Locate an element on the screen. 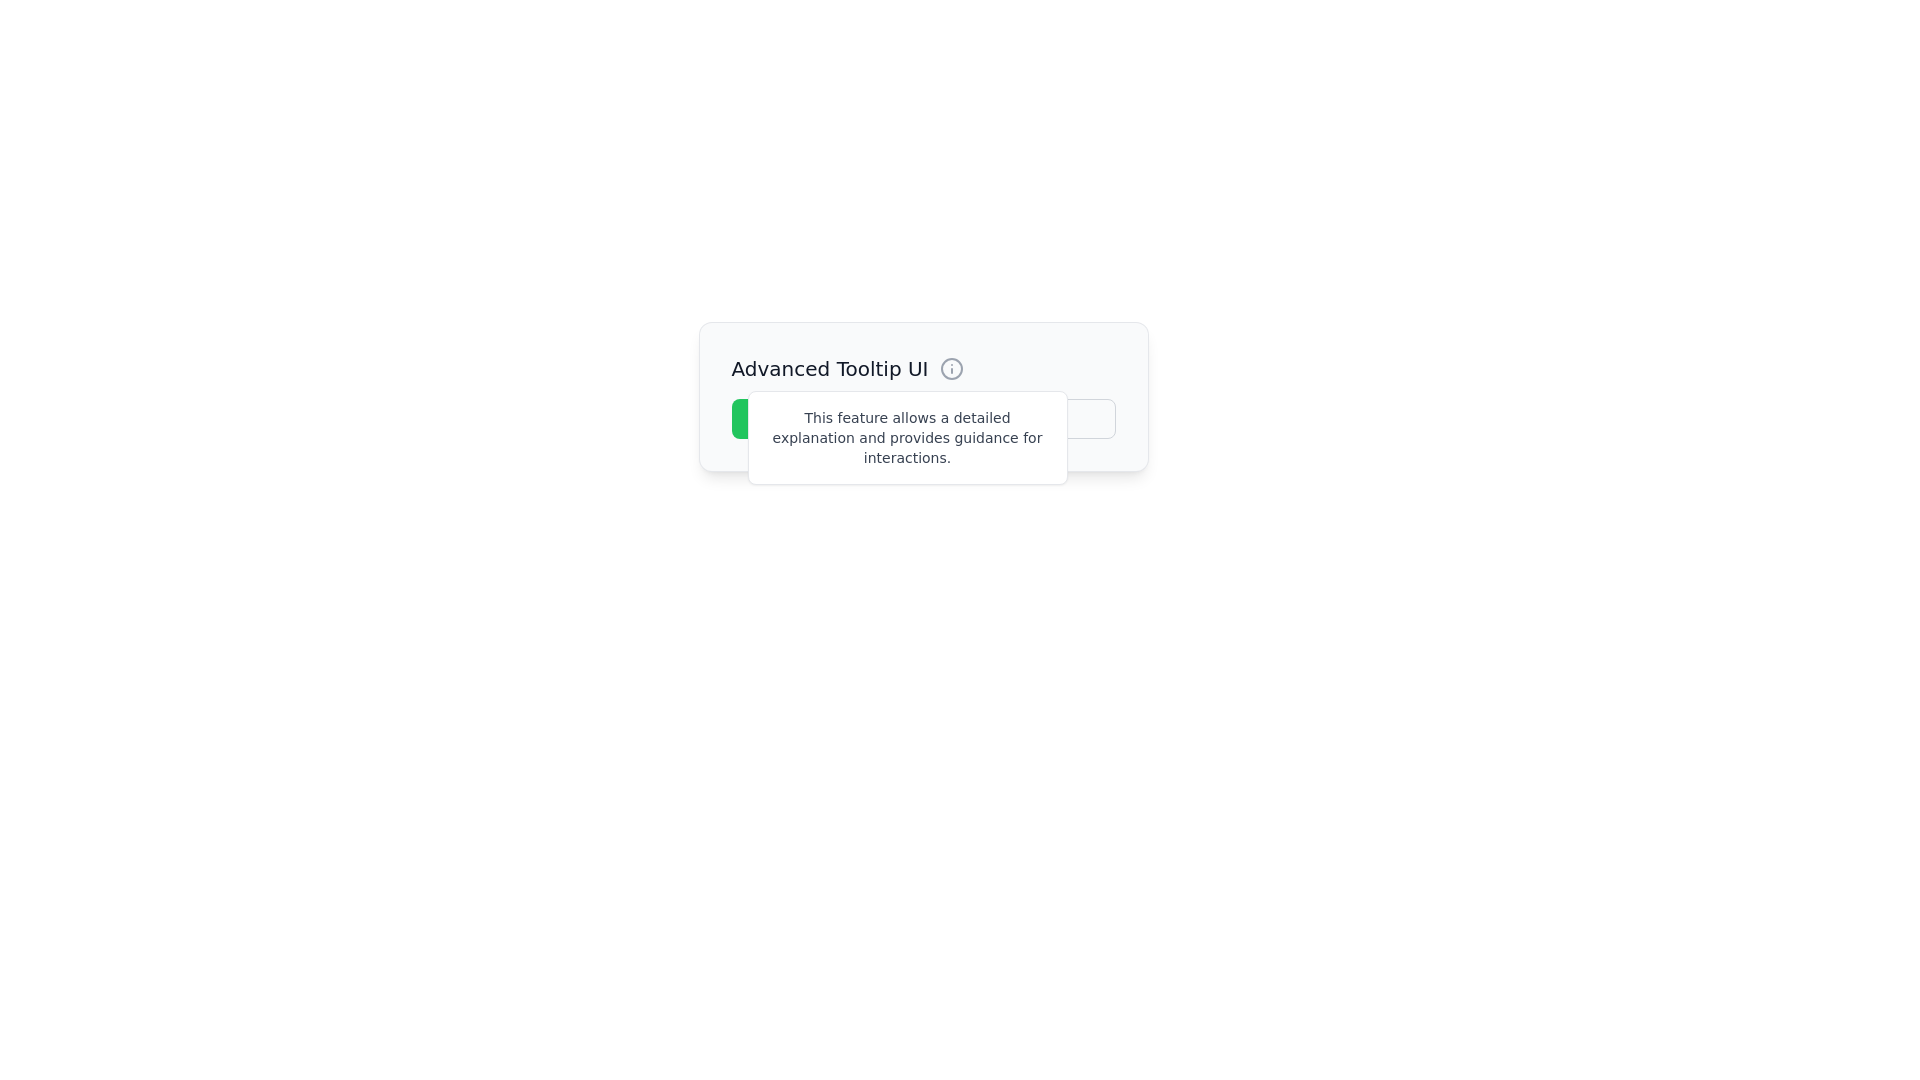 The height and width of the screenshot is (1080, 1920). informational text block located centrally within the tooltip box below the 'Advanced Tooltip UI' title is located at coordinates (906, 437).